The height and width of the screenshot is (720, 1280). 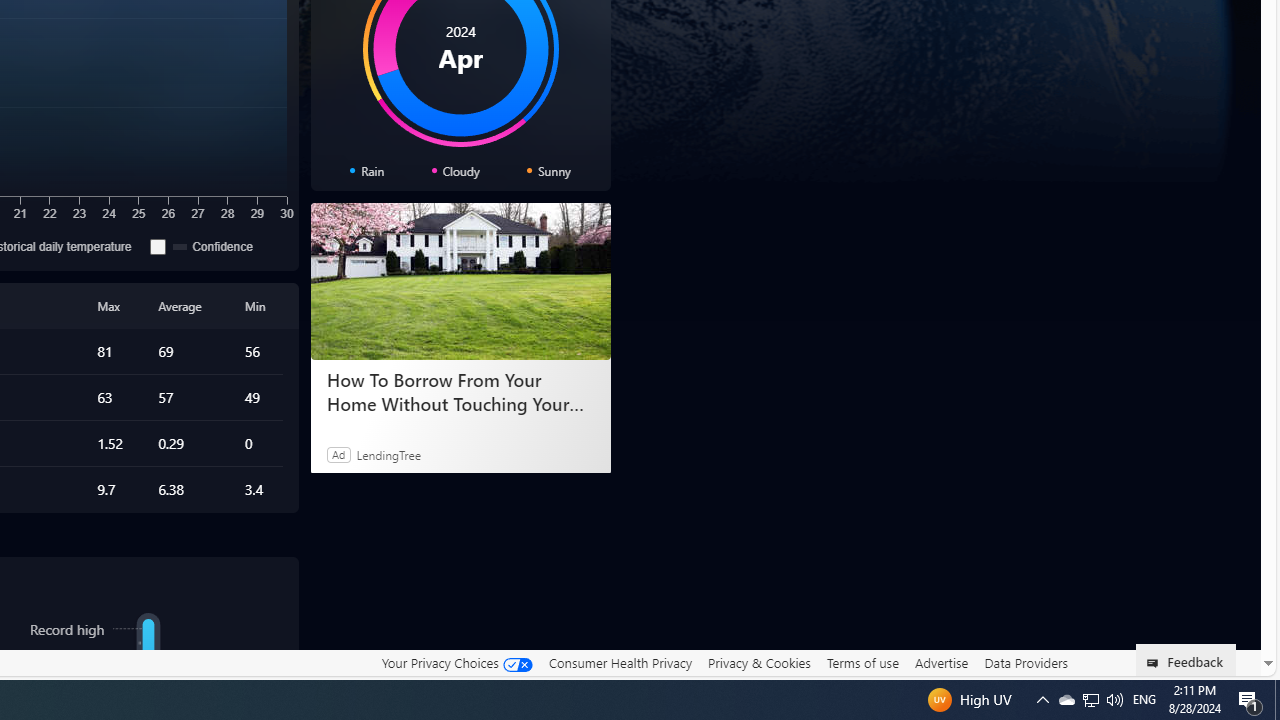 What do you see at coordinates (1156, 663) in the screenshot?
I see `'Class: feedback_link_icon-DS-EntryPoint1-1'` at bounding box center [1156, 663].